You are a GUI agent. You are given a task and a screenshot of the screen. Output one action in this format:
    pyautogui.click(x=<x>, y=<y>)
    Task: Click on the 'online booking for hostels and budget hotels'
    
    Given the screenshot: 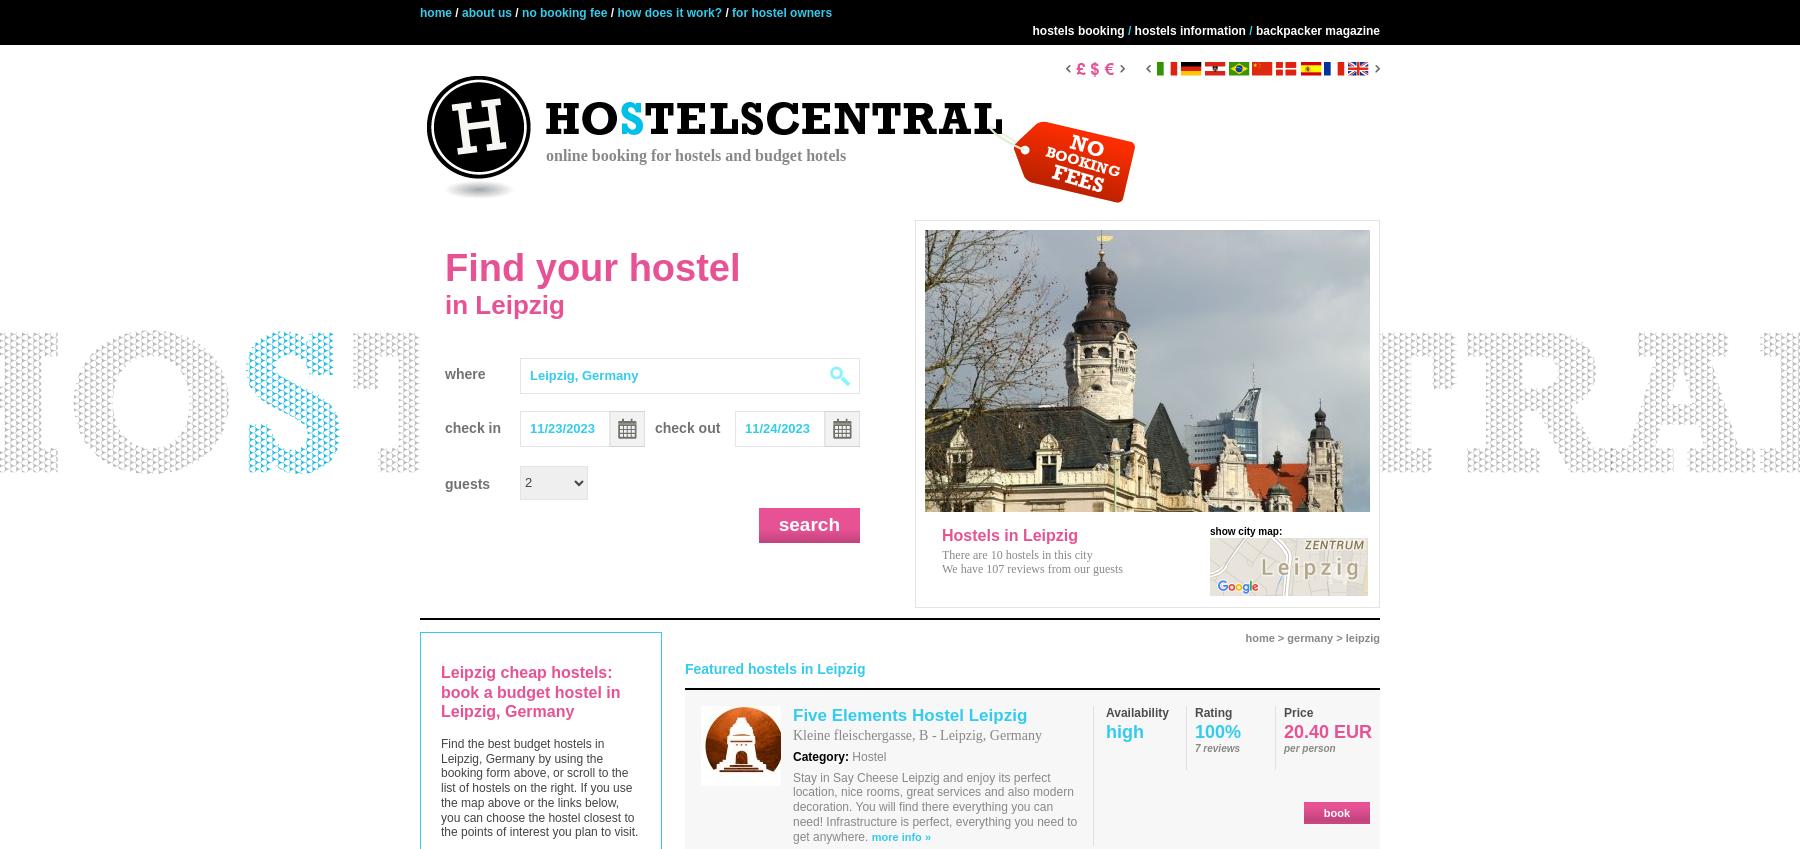 What is the action you would take?
    pyautogui.click(x=695, y=155)
    